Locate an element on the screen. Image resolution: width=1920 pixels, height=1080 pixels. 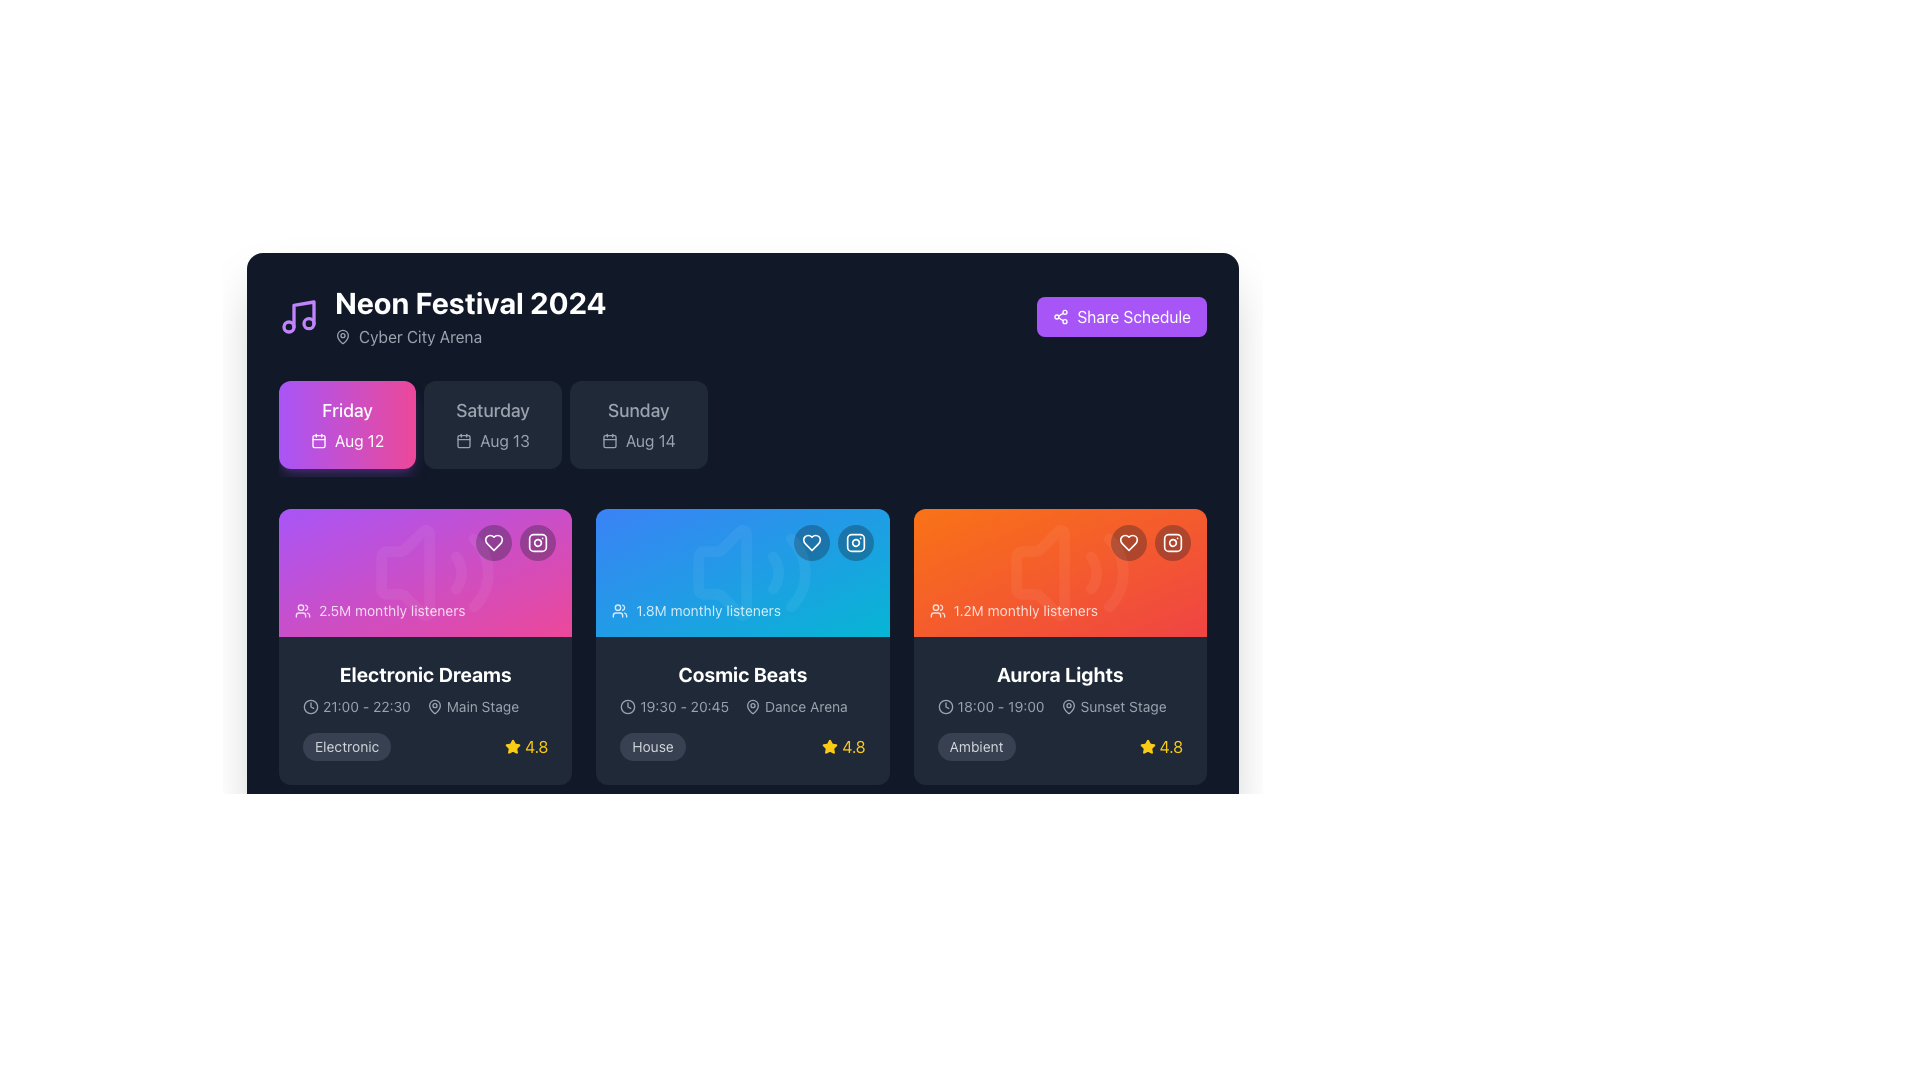
the Text and Icon Composite displaying 'Neon Festival 2024' and 'Cyber City Arena' with a purple music note icon on the left is located at coordinates (441, 315).